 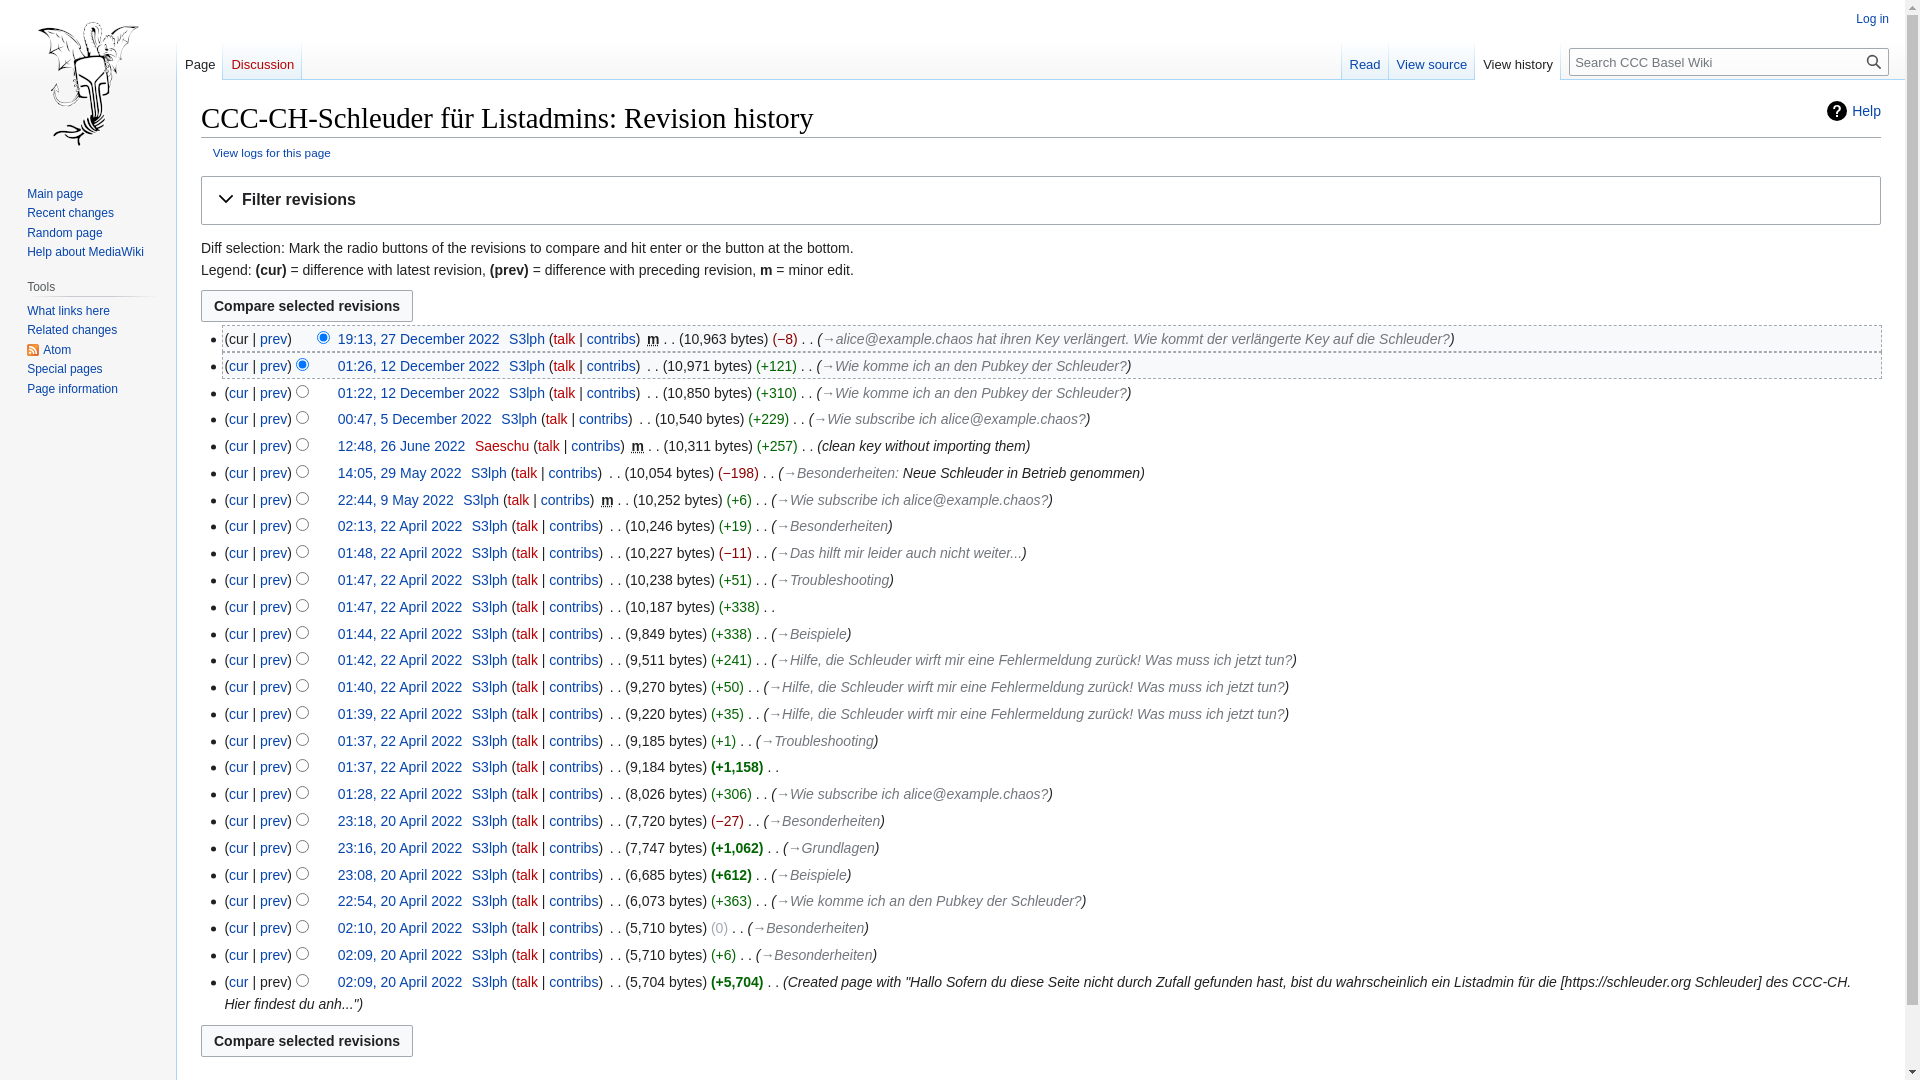 What do you see at coordinates (502, 445) in the screenshot?
I see `'Saeschu'` at bounding box center [502, 445].